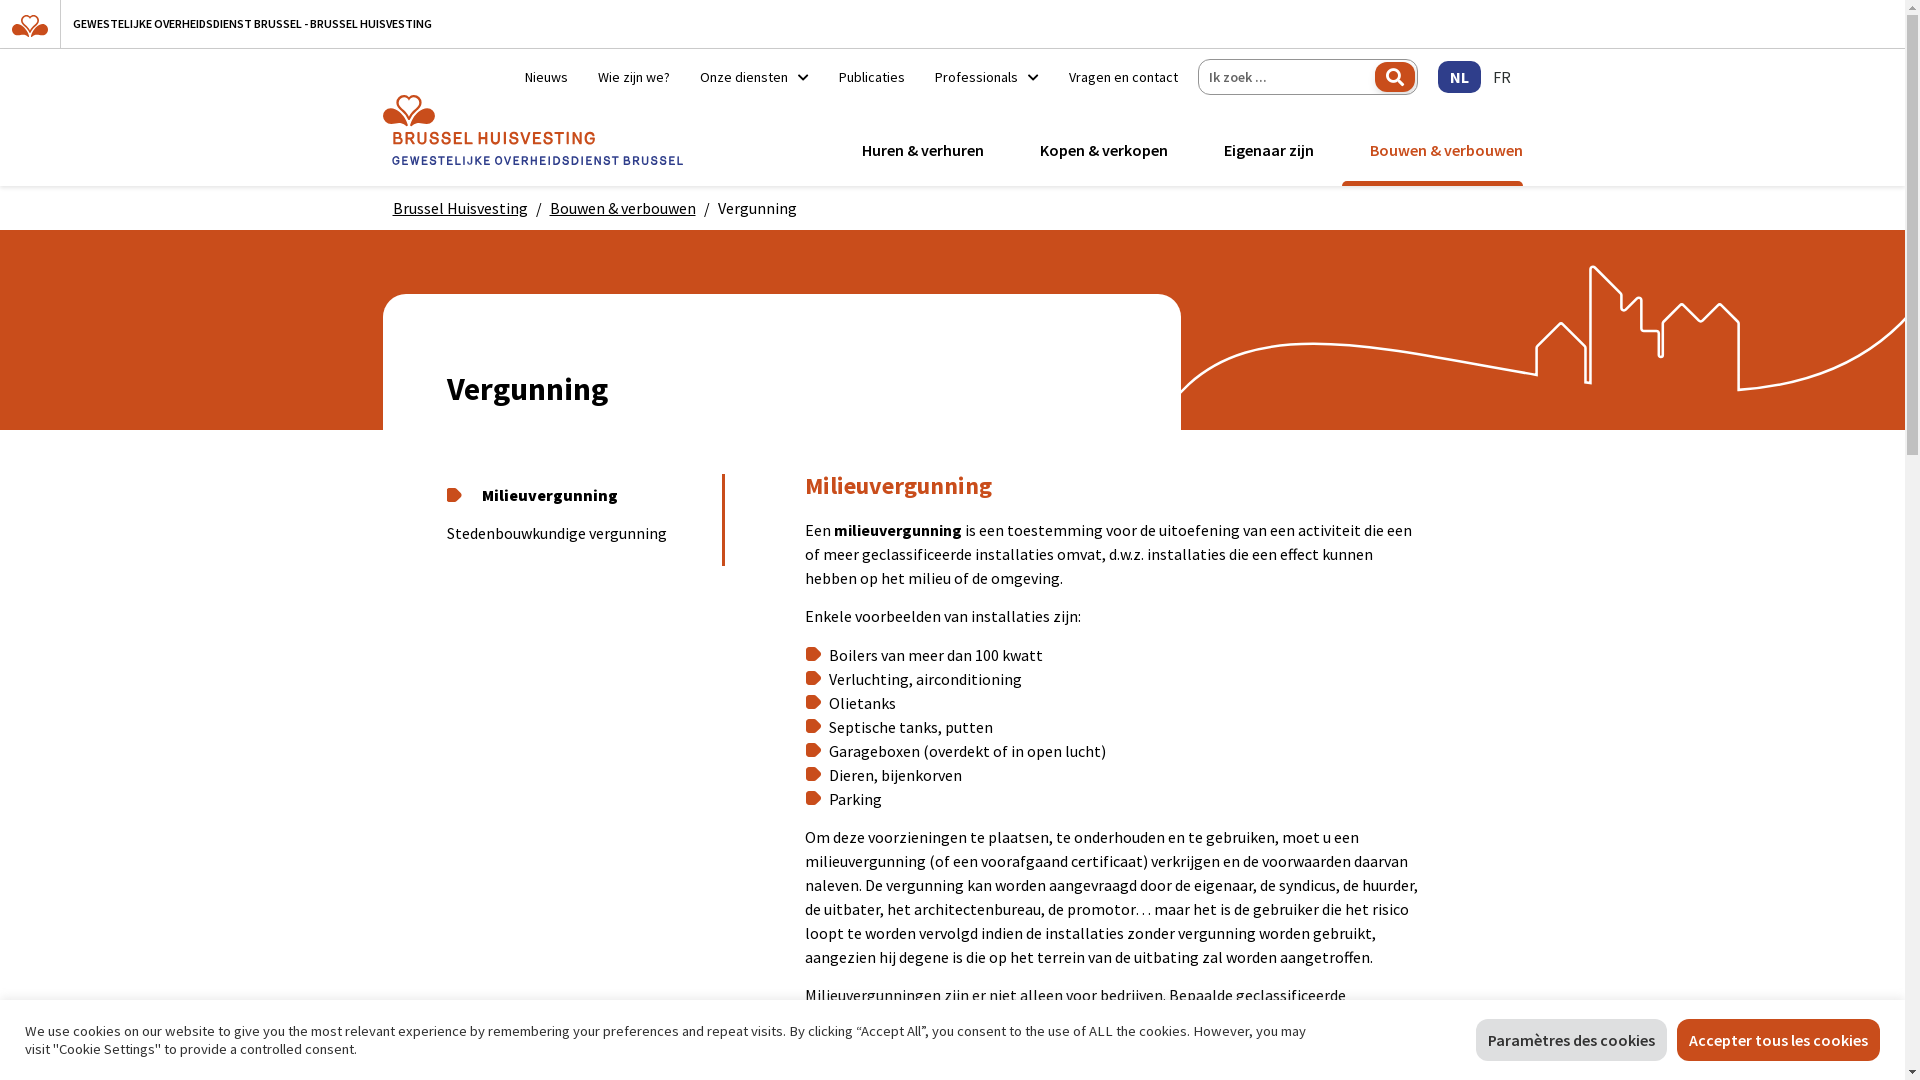 This screenshot has width=1920, height=1080. What do you see at coordinates (1115, 76) in the screenshot?
I see `'Vragen en contact'` at bounding box center [1115, 76].